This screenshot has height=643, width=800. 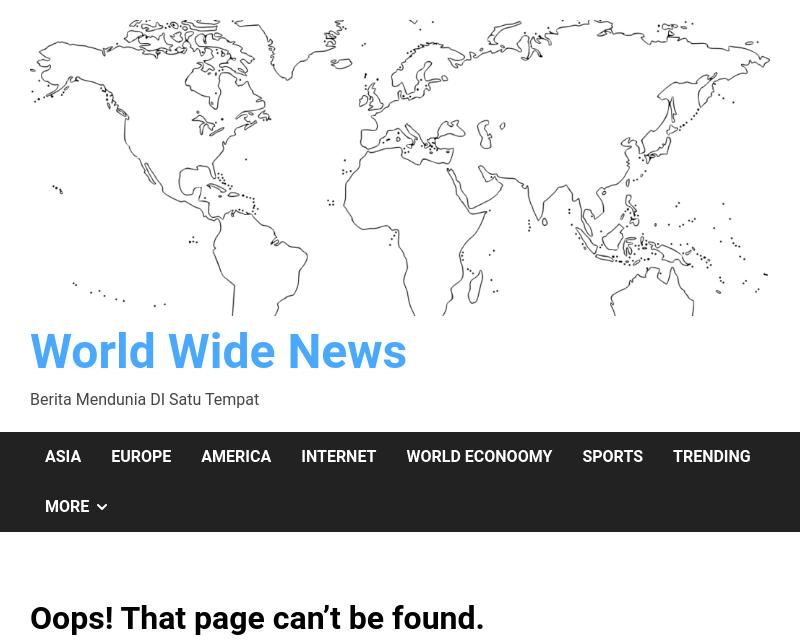 What do you see at coordinates (218, 350) in the screenshot?
I see `'World Wide News'` at bounding box center [218, 350].